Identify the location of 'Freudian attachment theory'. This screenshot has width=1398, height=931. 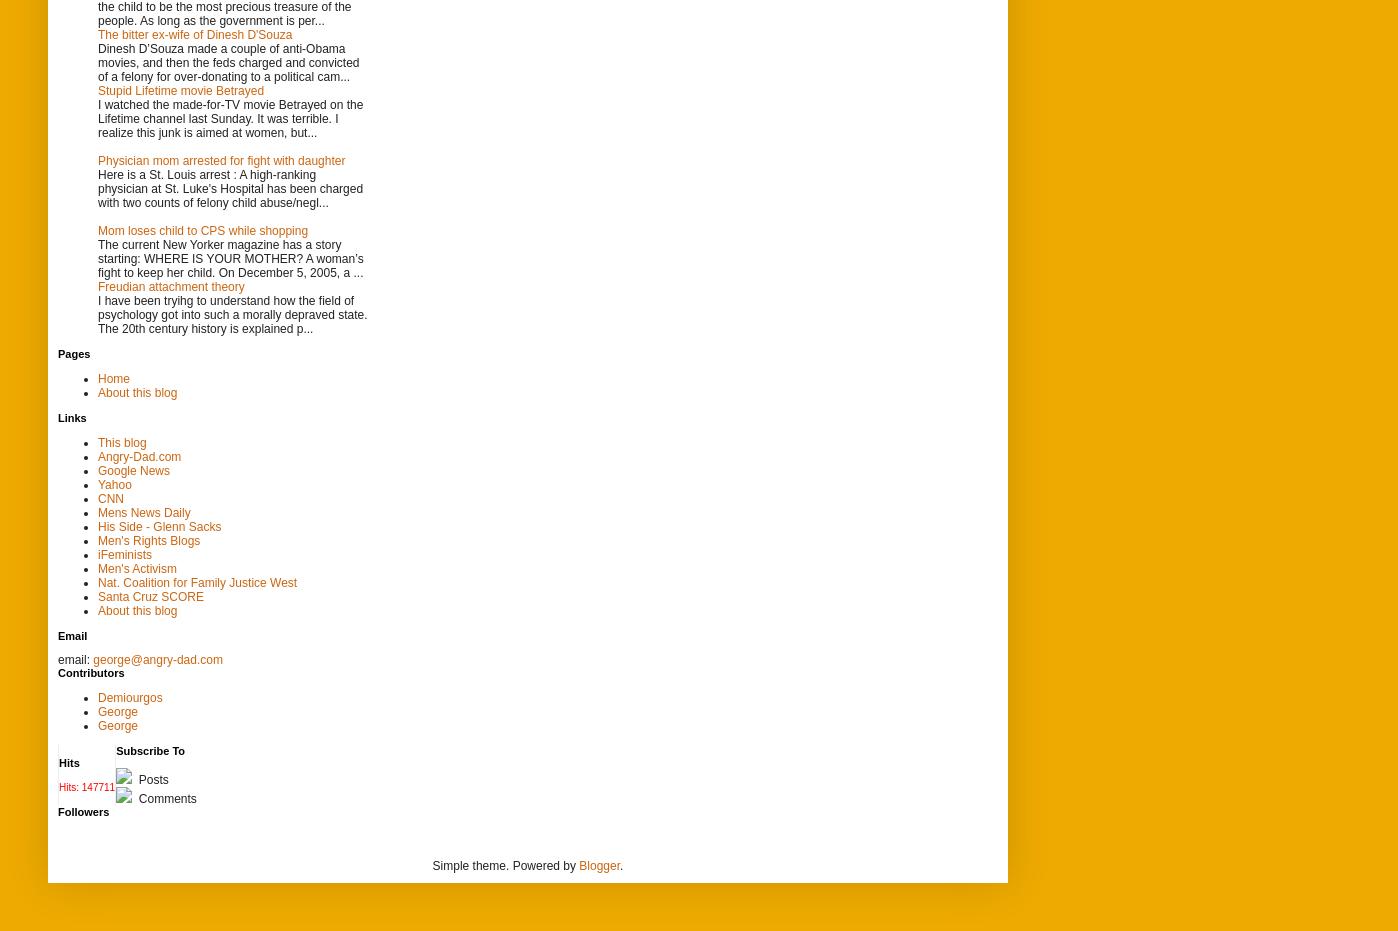
(170, 285).